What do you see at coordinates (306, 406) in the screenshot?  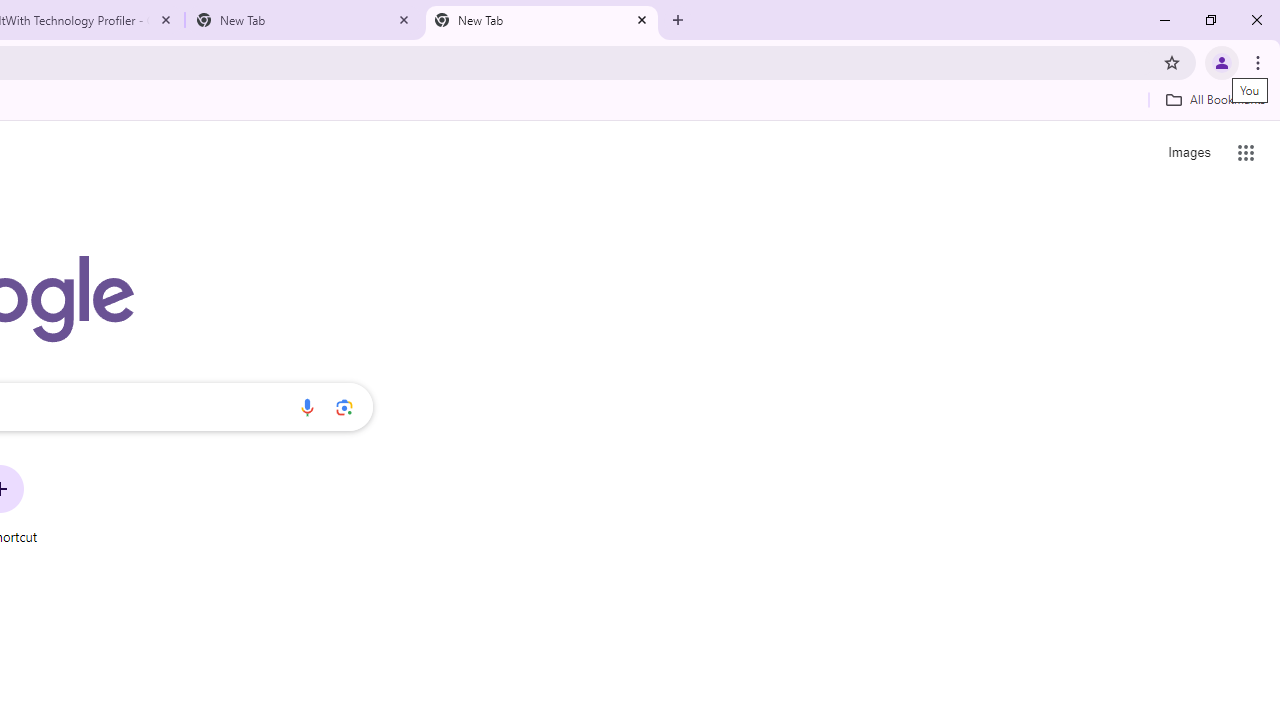 I see `'Search by voice'` at bounding box center [306, 406].